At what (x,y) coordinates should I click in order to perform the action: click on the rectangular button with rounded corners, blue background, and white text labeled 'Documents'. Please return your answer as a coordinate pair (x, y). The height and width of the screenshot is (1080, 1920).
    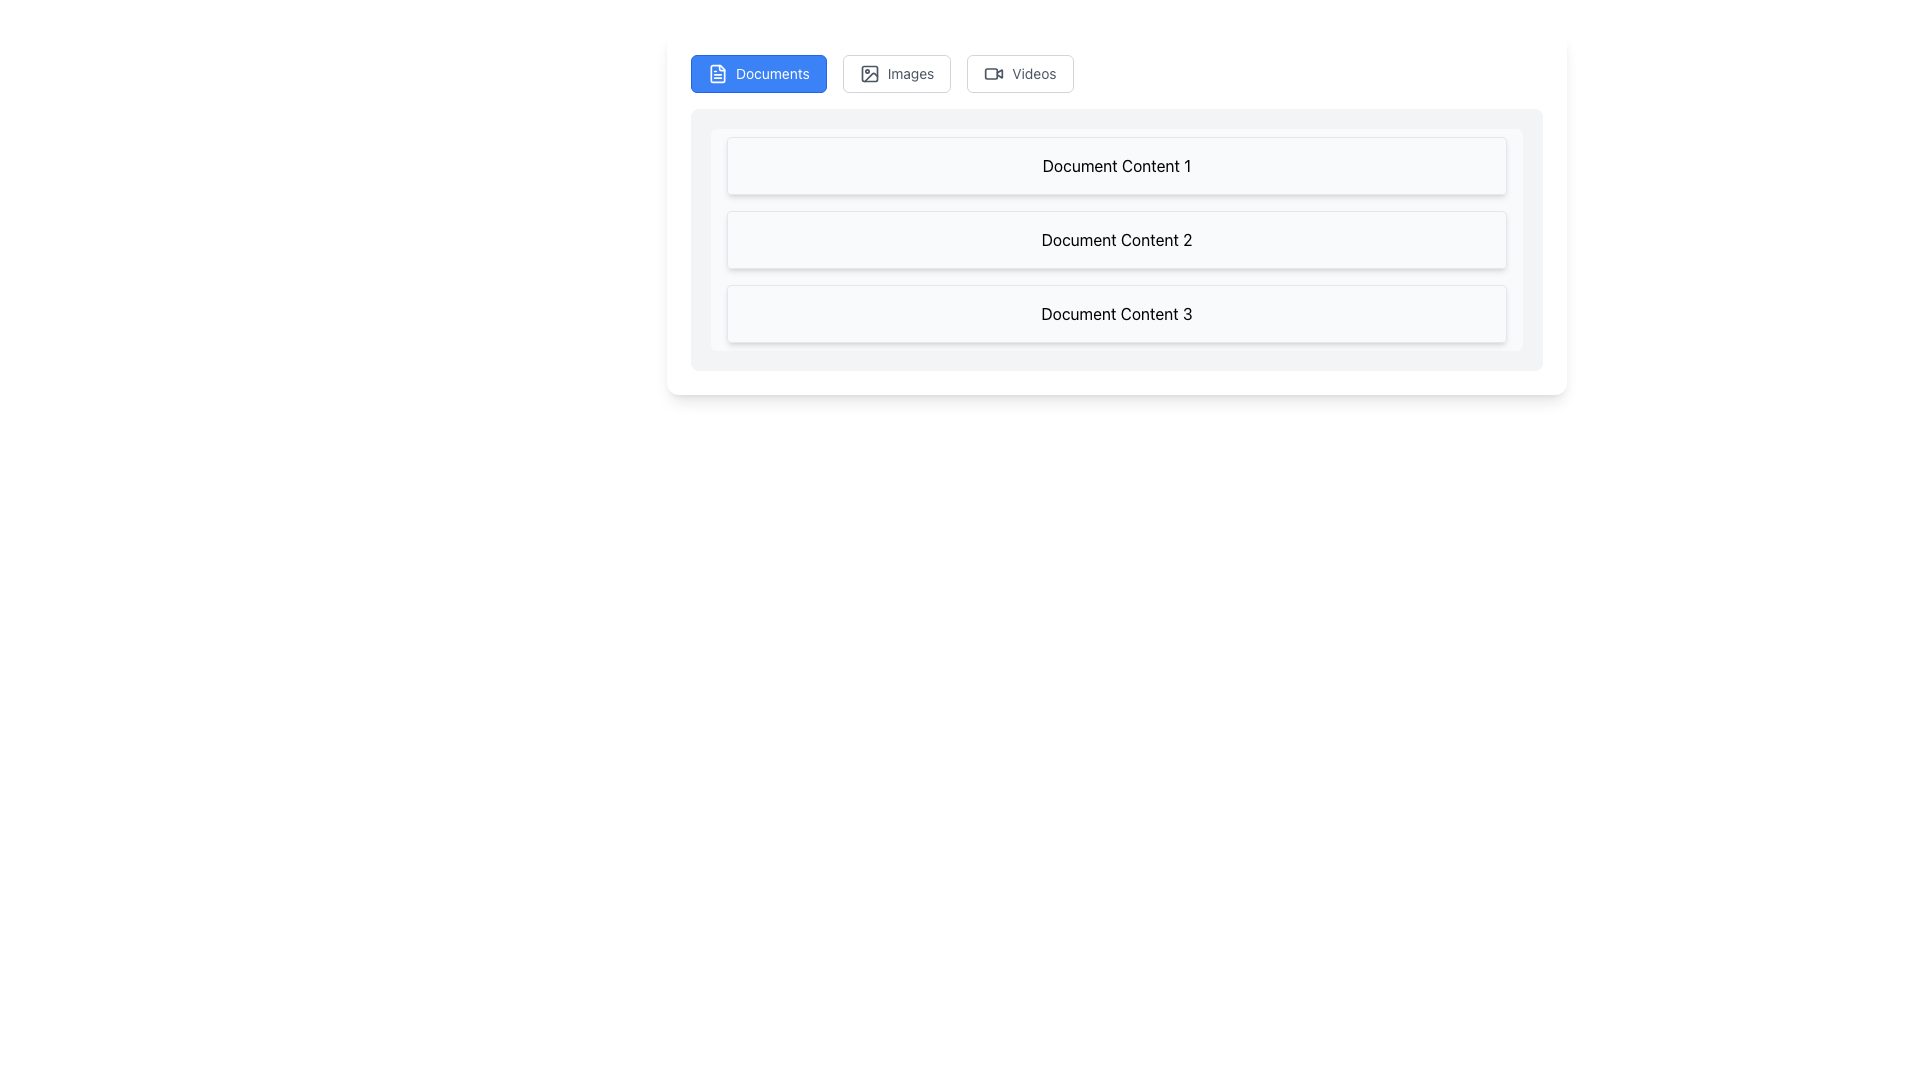
    Looking at the image, I should click on (757, 72).